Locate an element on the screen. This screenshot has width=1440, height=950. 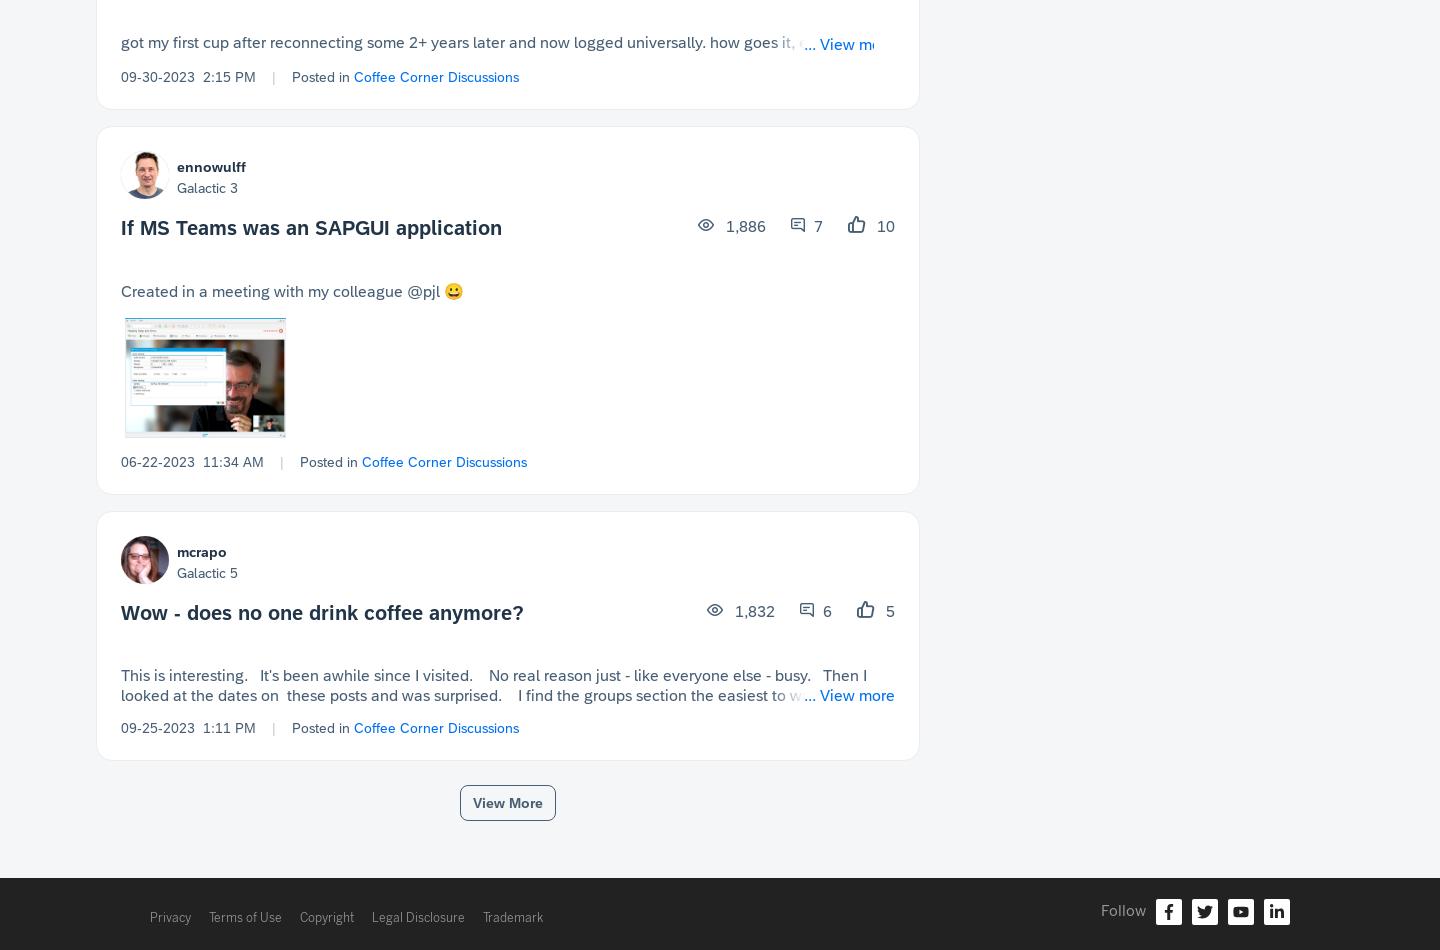
'ennowulff' is located at coordinates (211, 165).